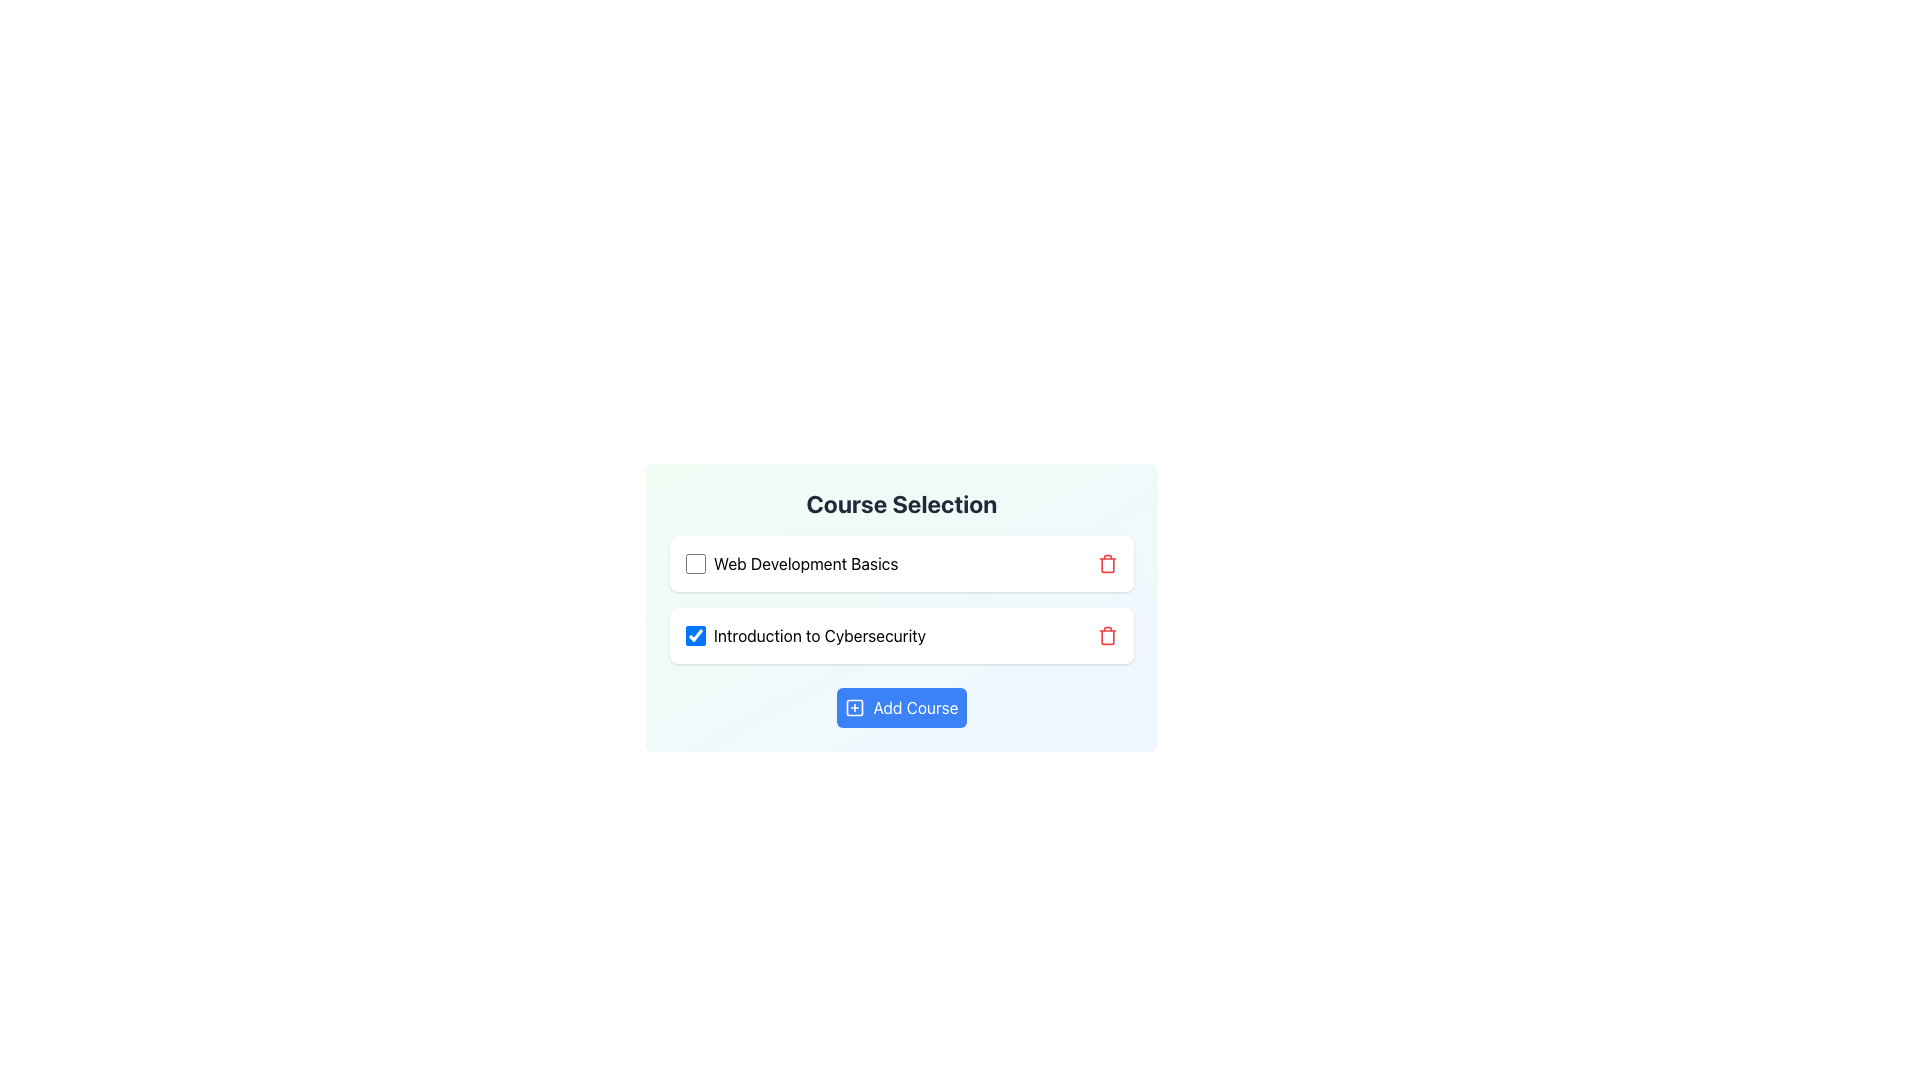  What do you see at coordinates (696, 563) in the screenshot?
I see `the checkbox for 'Web Development Basics' to select or deselect the course` at bounding box center [696, 563].